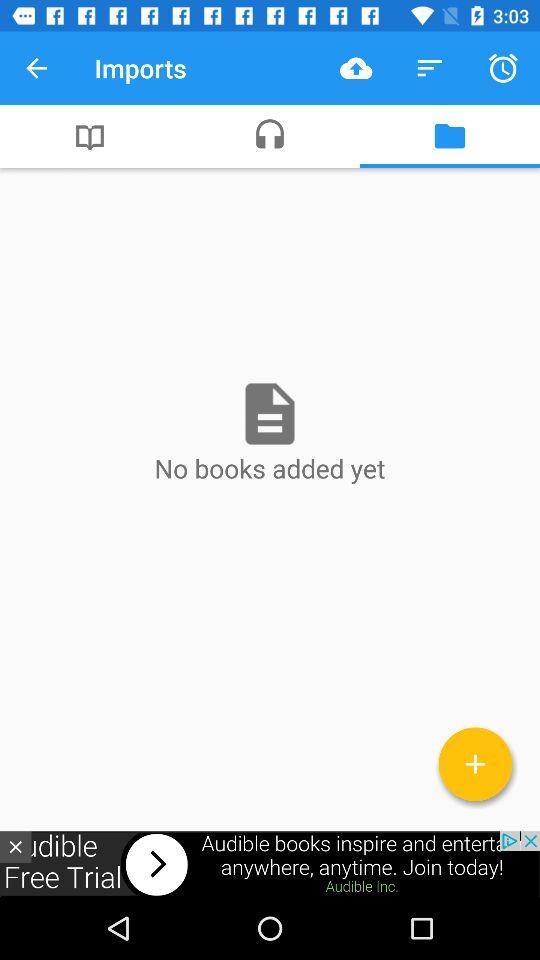 The width and height of the screenshot is (540, 960). What do you see at coordinates (474, 763) in the screenshot?
I see `the add icon` at bounding box center [474, 763].